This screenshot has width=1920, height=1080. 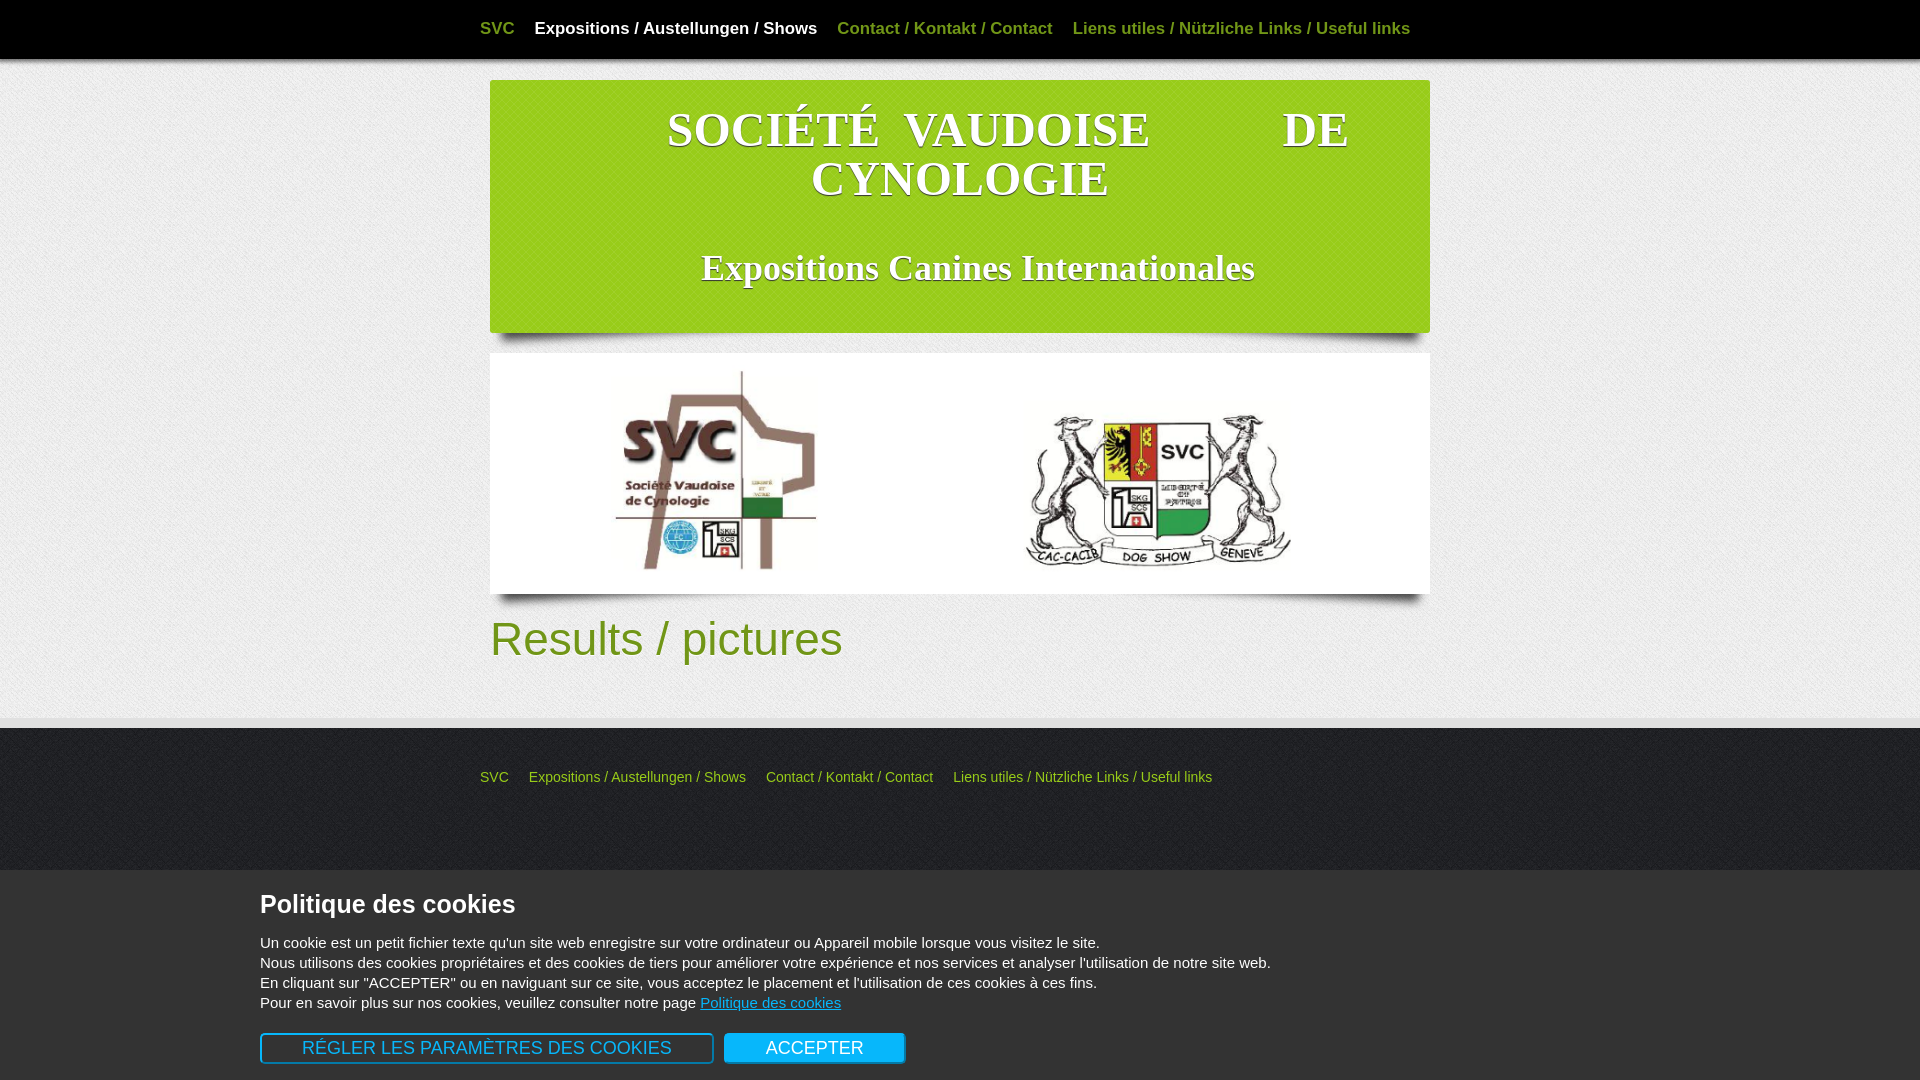 What do you see at coordinates (676, 28) in the screenshot?
I see `'Expositions / Austellungen / Shows'` at bounding box center [676, 28].